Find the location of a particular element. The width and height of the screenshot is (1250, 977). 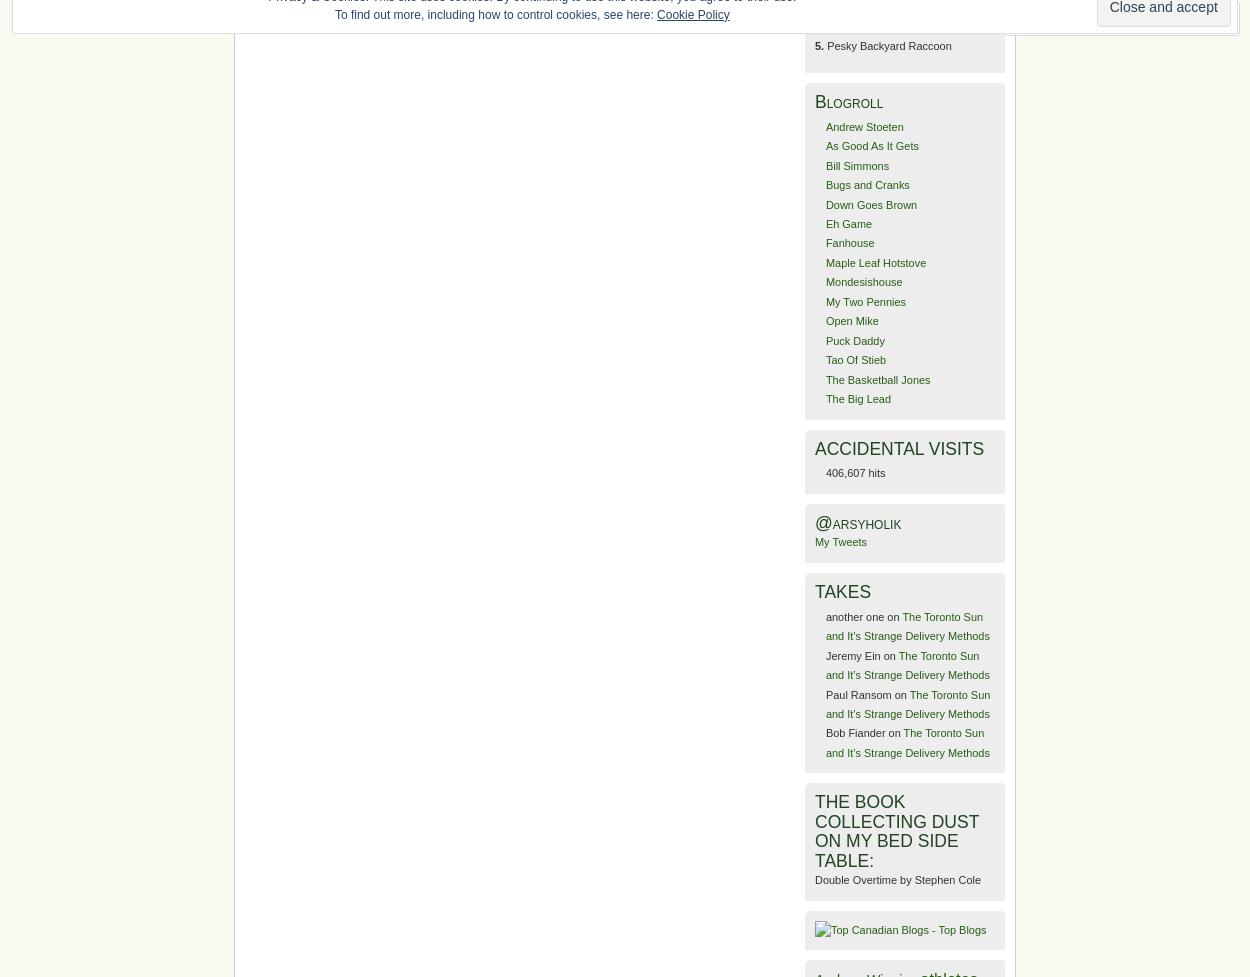

'Mondesishouse' is located at coordinates (862, 280).